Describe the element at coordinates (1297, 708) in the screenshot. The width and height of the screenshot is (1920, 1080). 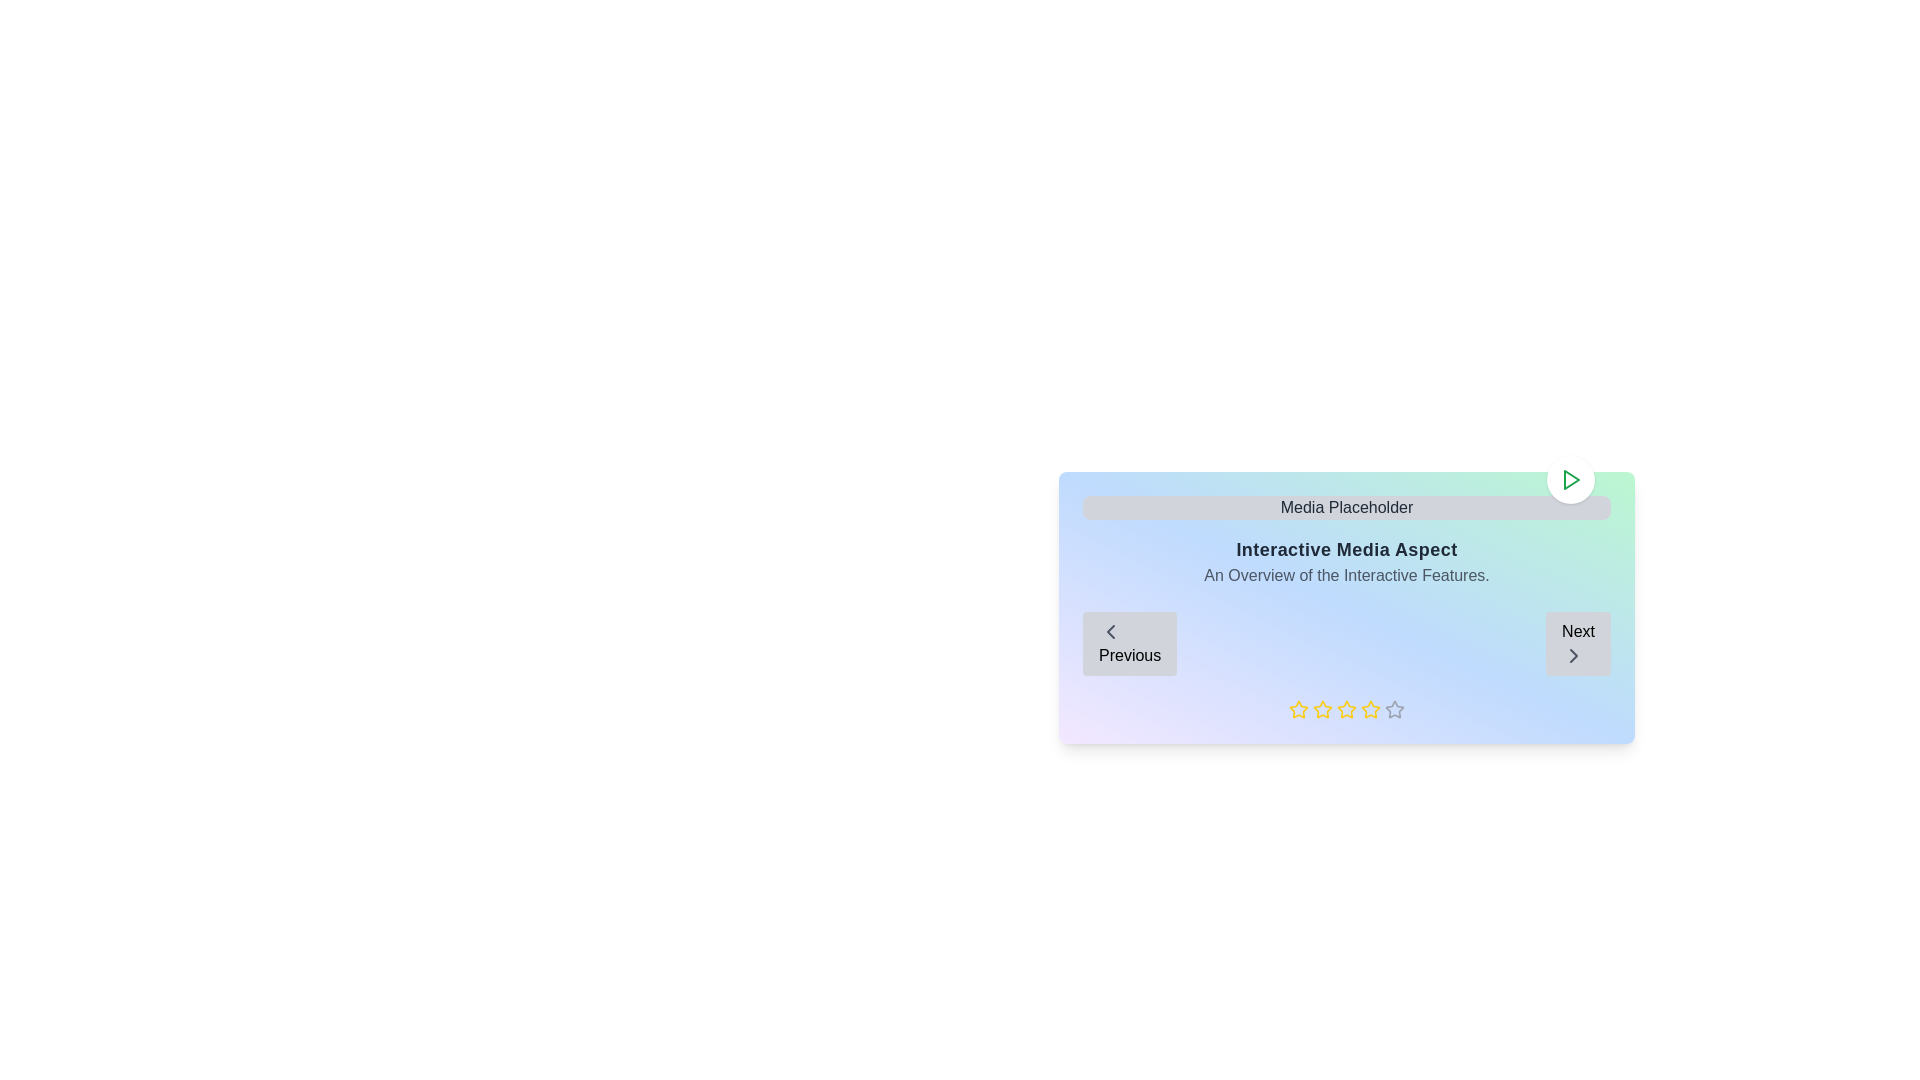
I see `the first rating star to provide feedback on satisfaction level` at that location.